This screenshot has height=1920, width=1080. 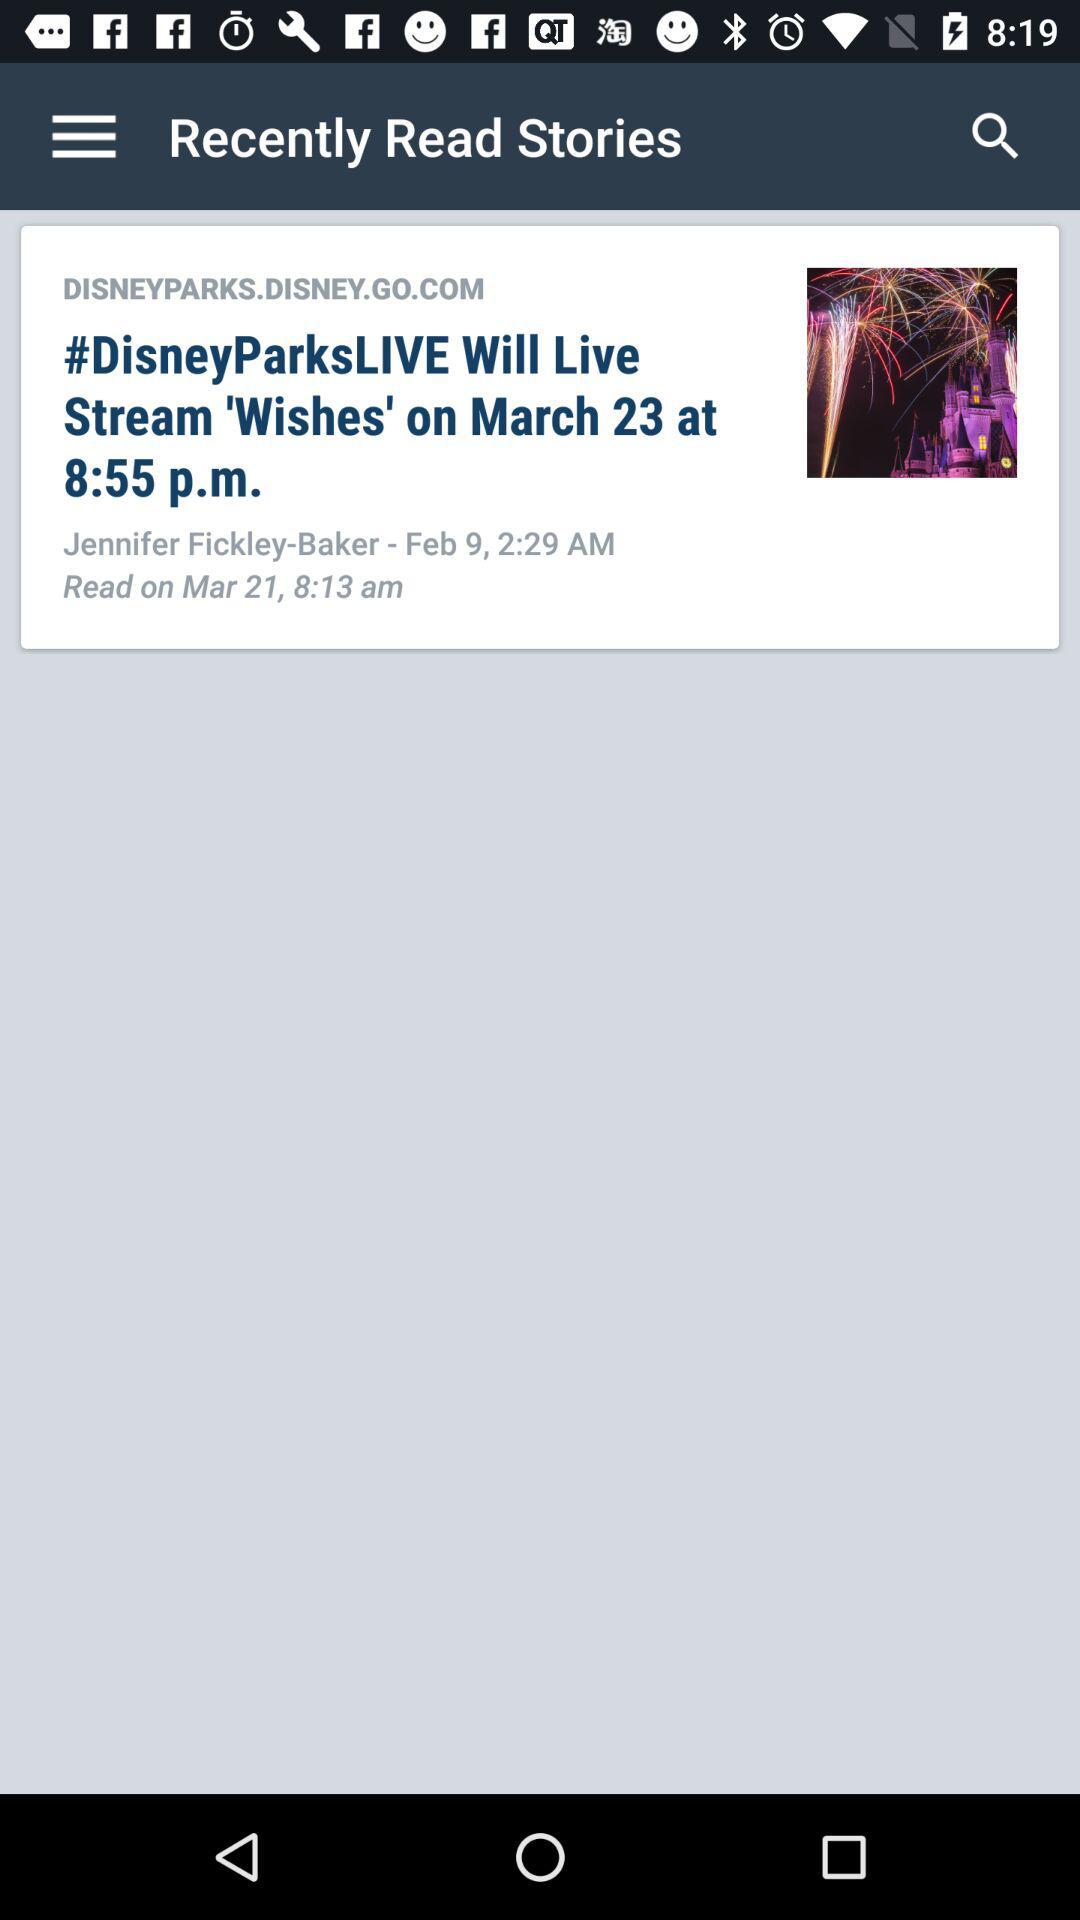 I want to click on options, so click(x=104, y=135).